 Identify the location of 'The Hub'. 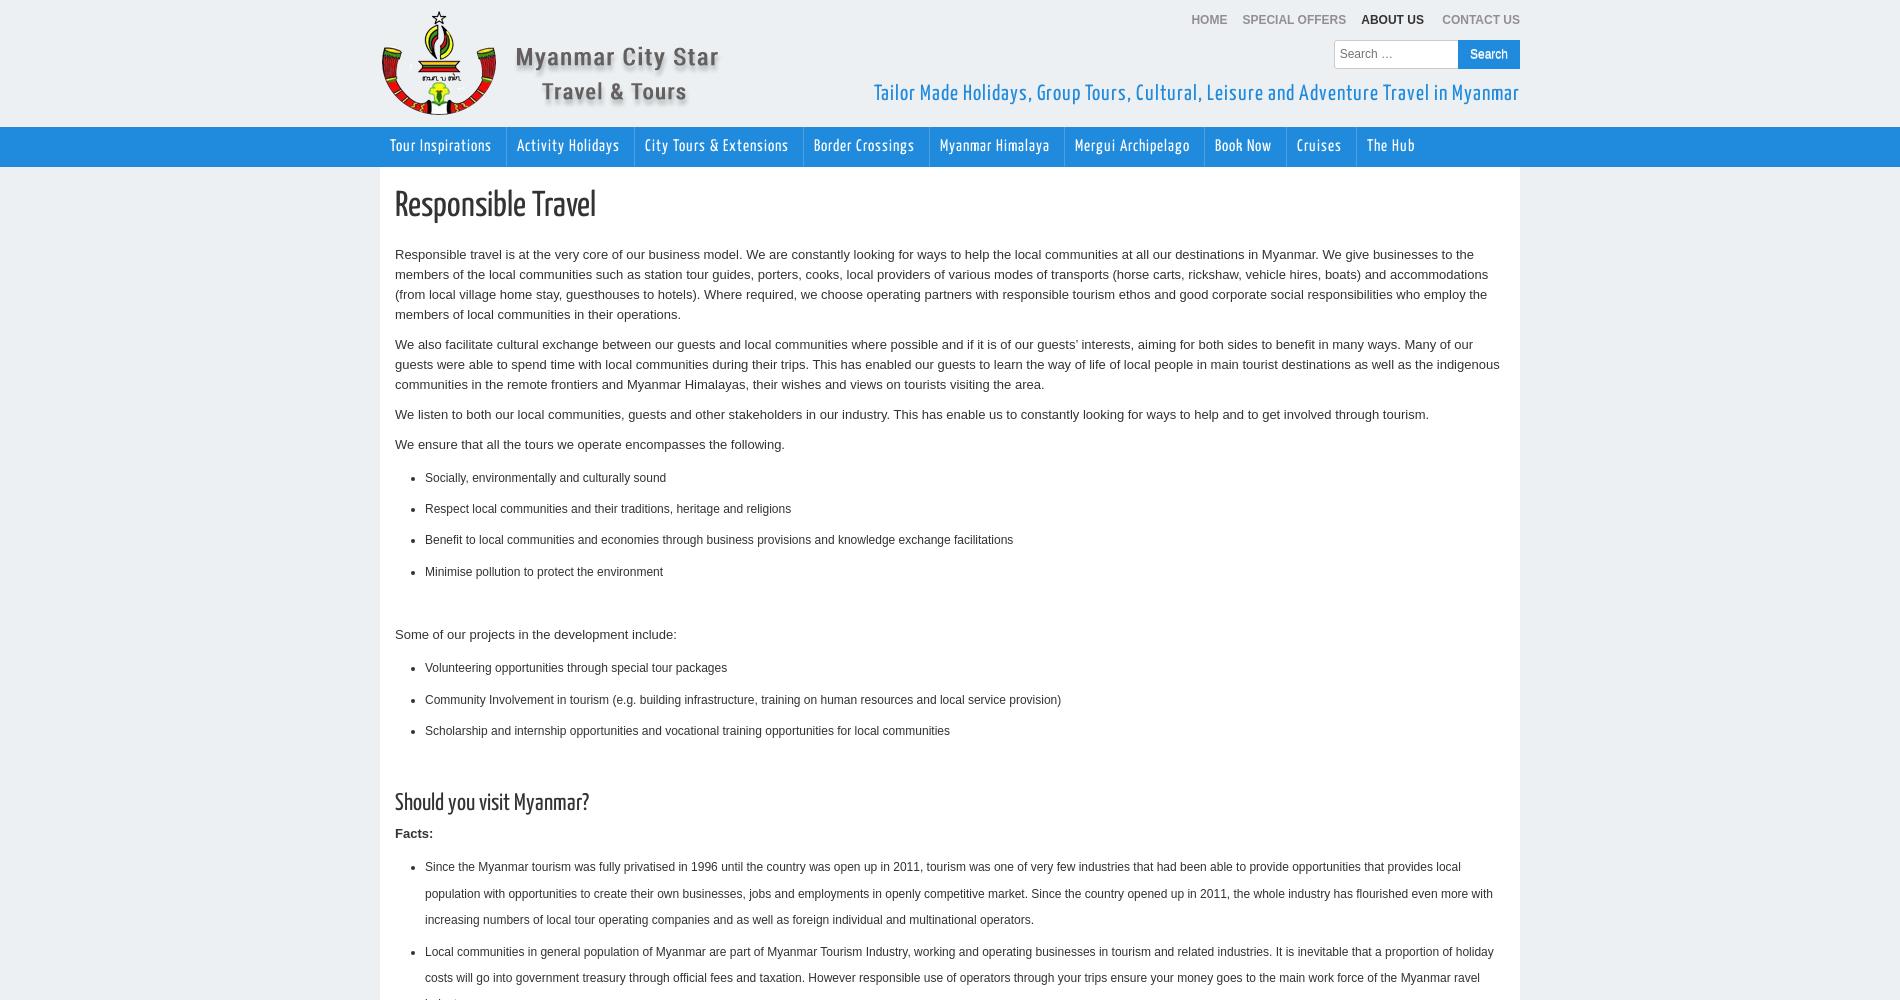
(1366, 146).